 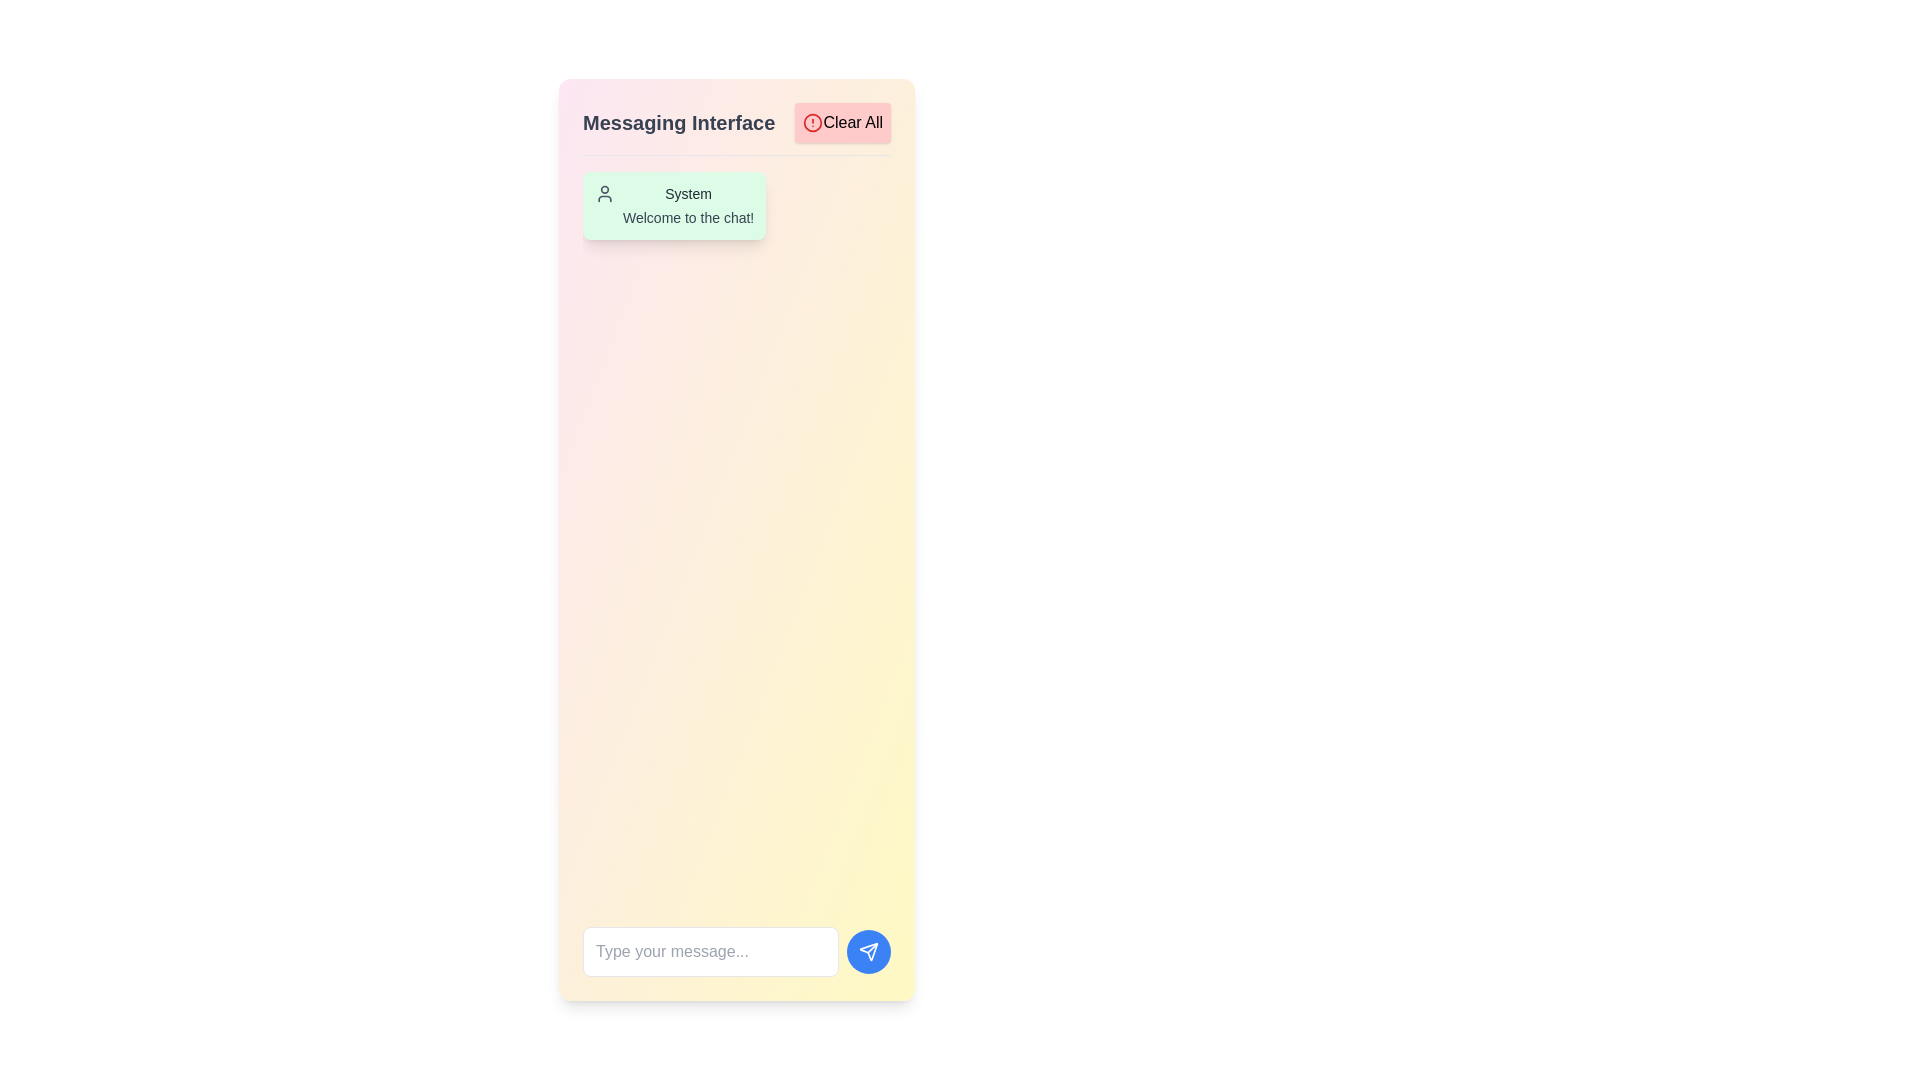 What do you see at coordinates (868, 951) in the screenshot?
I see `the 'Send' button located at the bottom right corner of the messaging interface` at bounding box center [868, 951].